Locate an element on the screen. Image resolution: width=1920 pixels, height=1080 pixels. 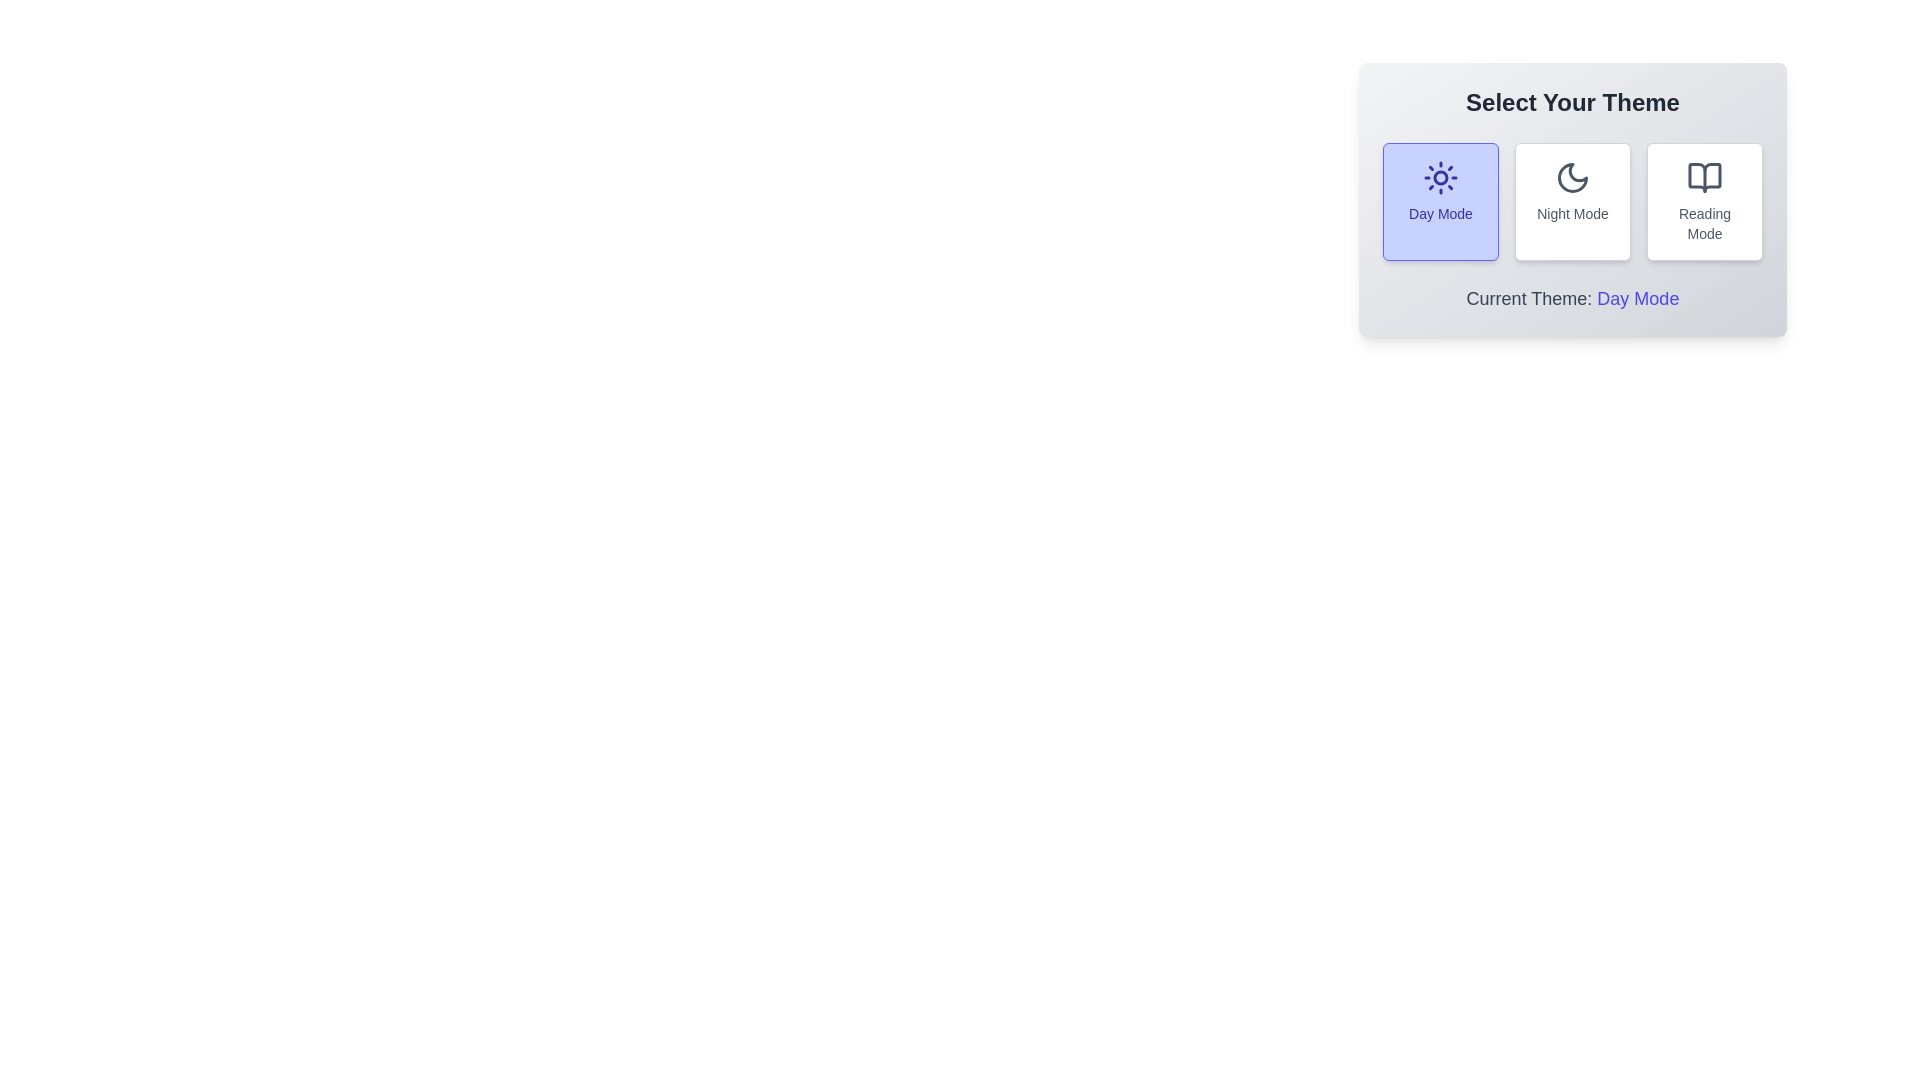
the button corresponding to Night mode is located at coordinates (1572, 201).